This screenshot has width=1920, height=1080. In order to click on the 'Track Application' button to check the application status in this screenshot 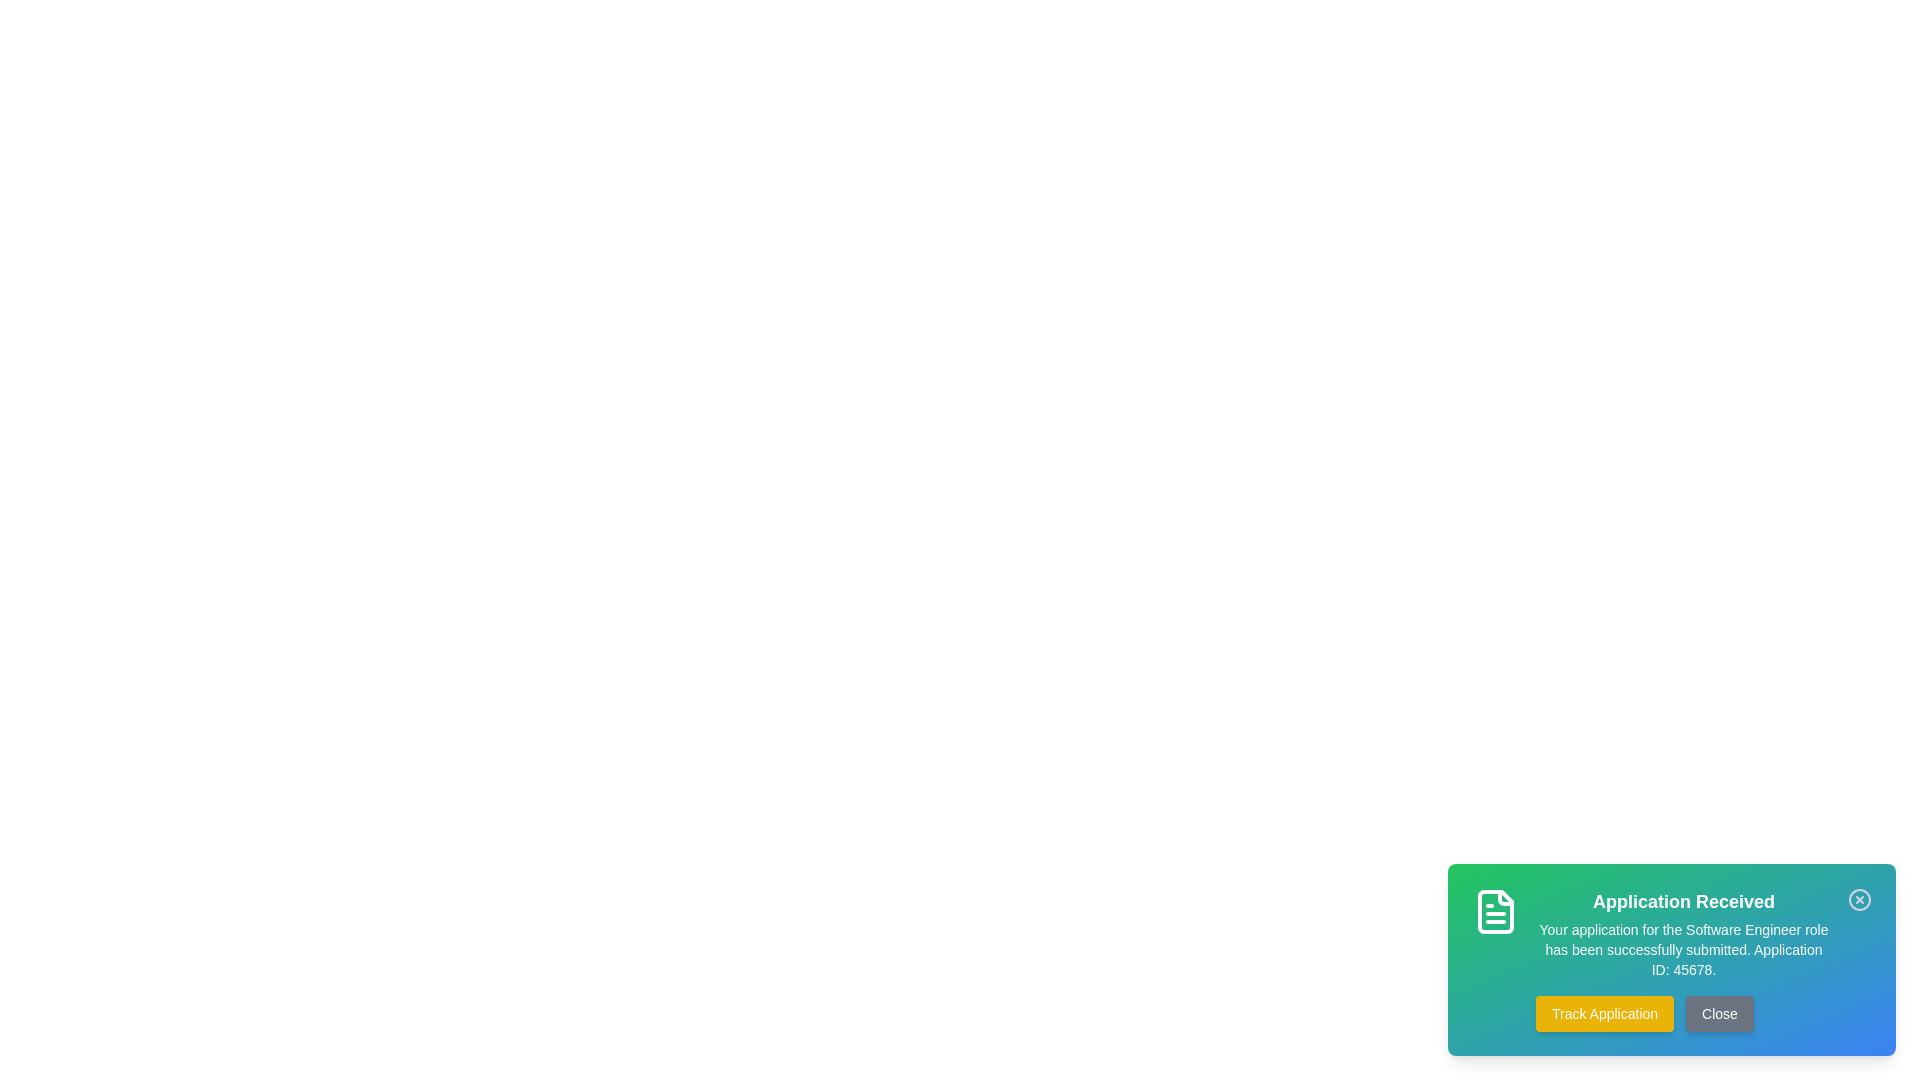, I will do `click(1604, 1014)`.